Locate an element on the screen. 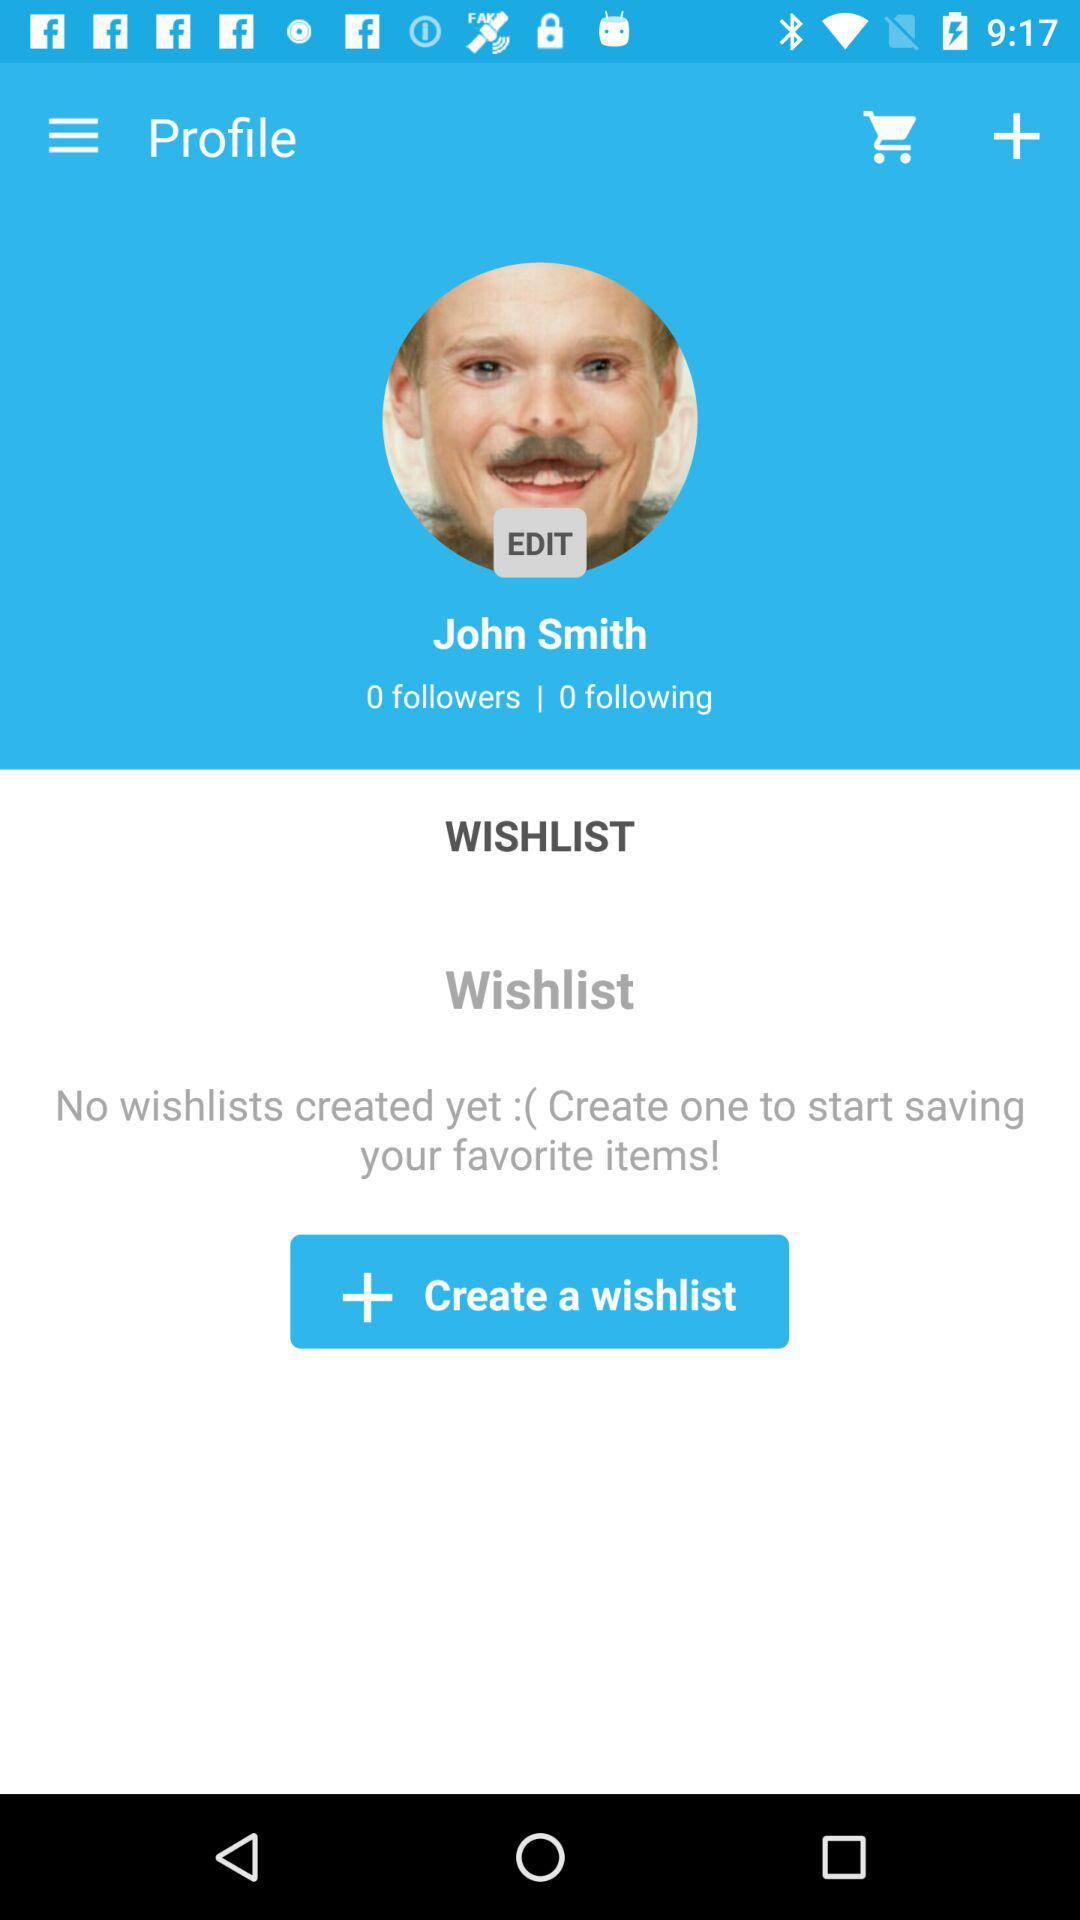 The height and width of the screenshot is (1920, 1080). item above     create a wishlist is located at coordinates (540, 1128).